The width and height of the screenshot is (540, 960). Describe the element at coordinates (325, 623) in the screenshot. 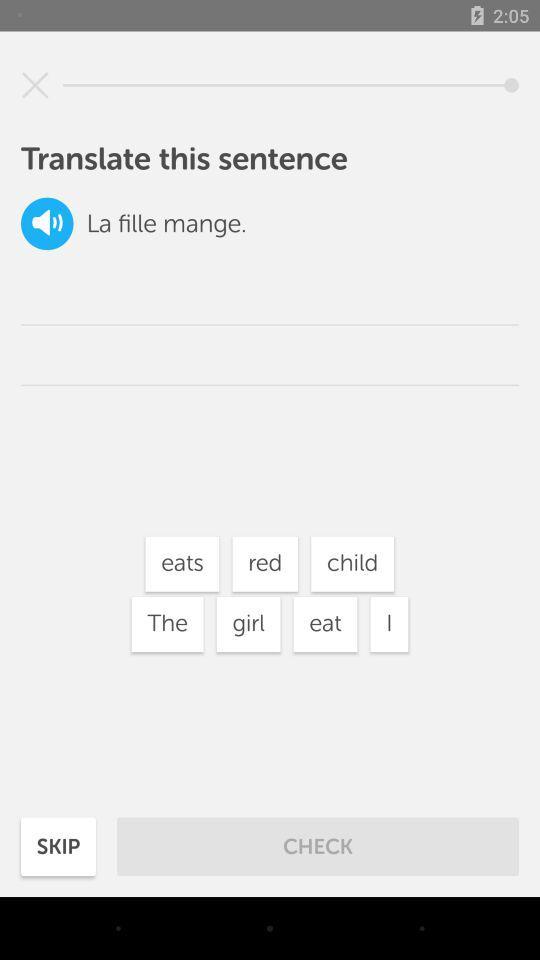

I see `the item next to i item` at that location.